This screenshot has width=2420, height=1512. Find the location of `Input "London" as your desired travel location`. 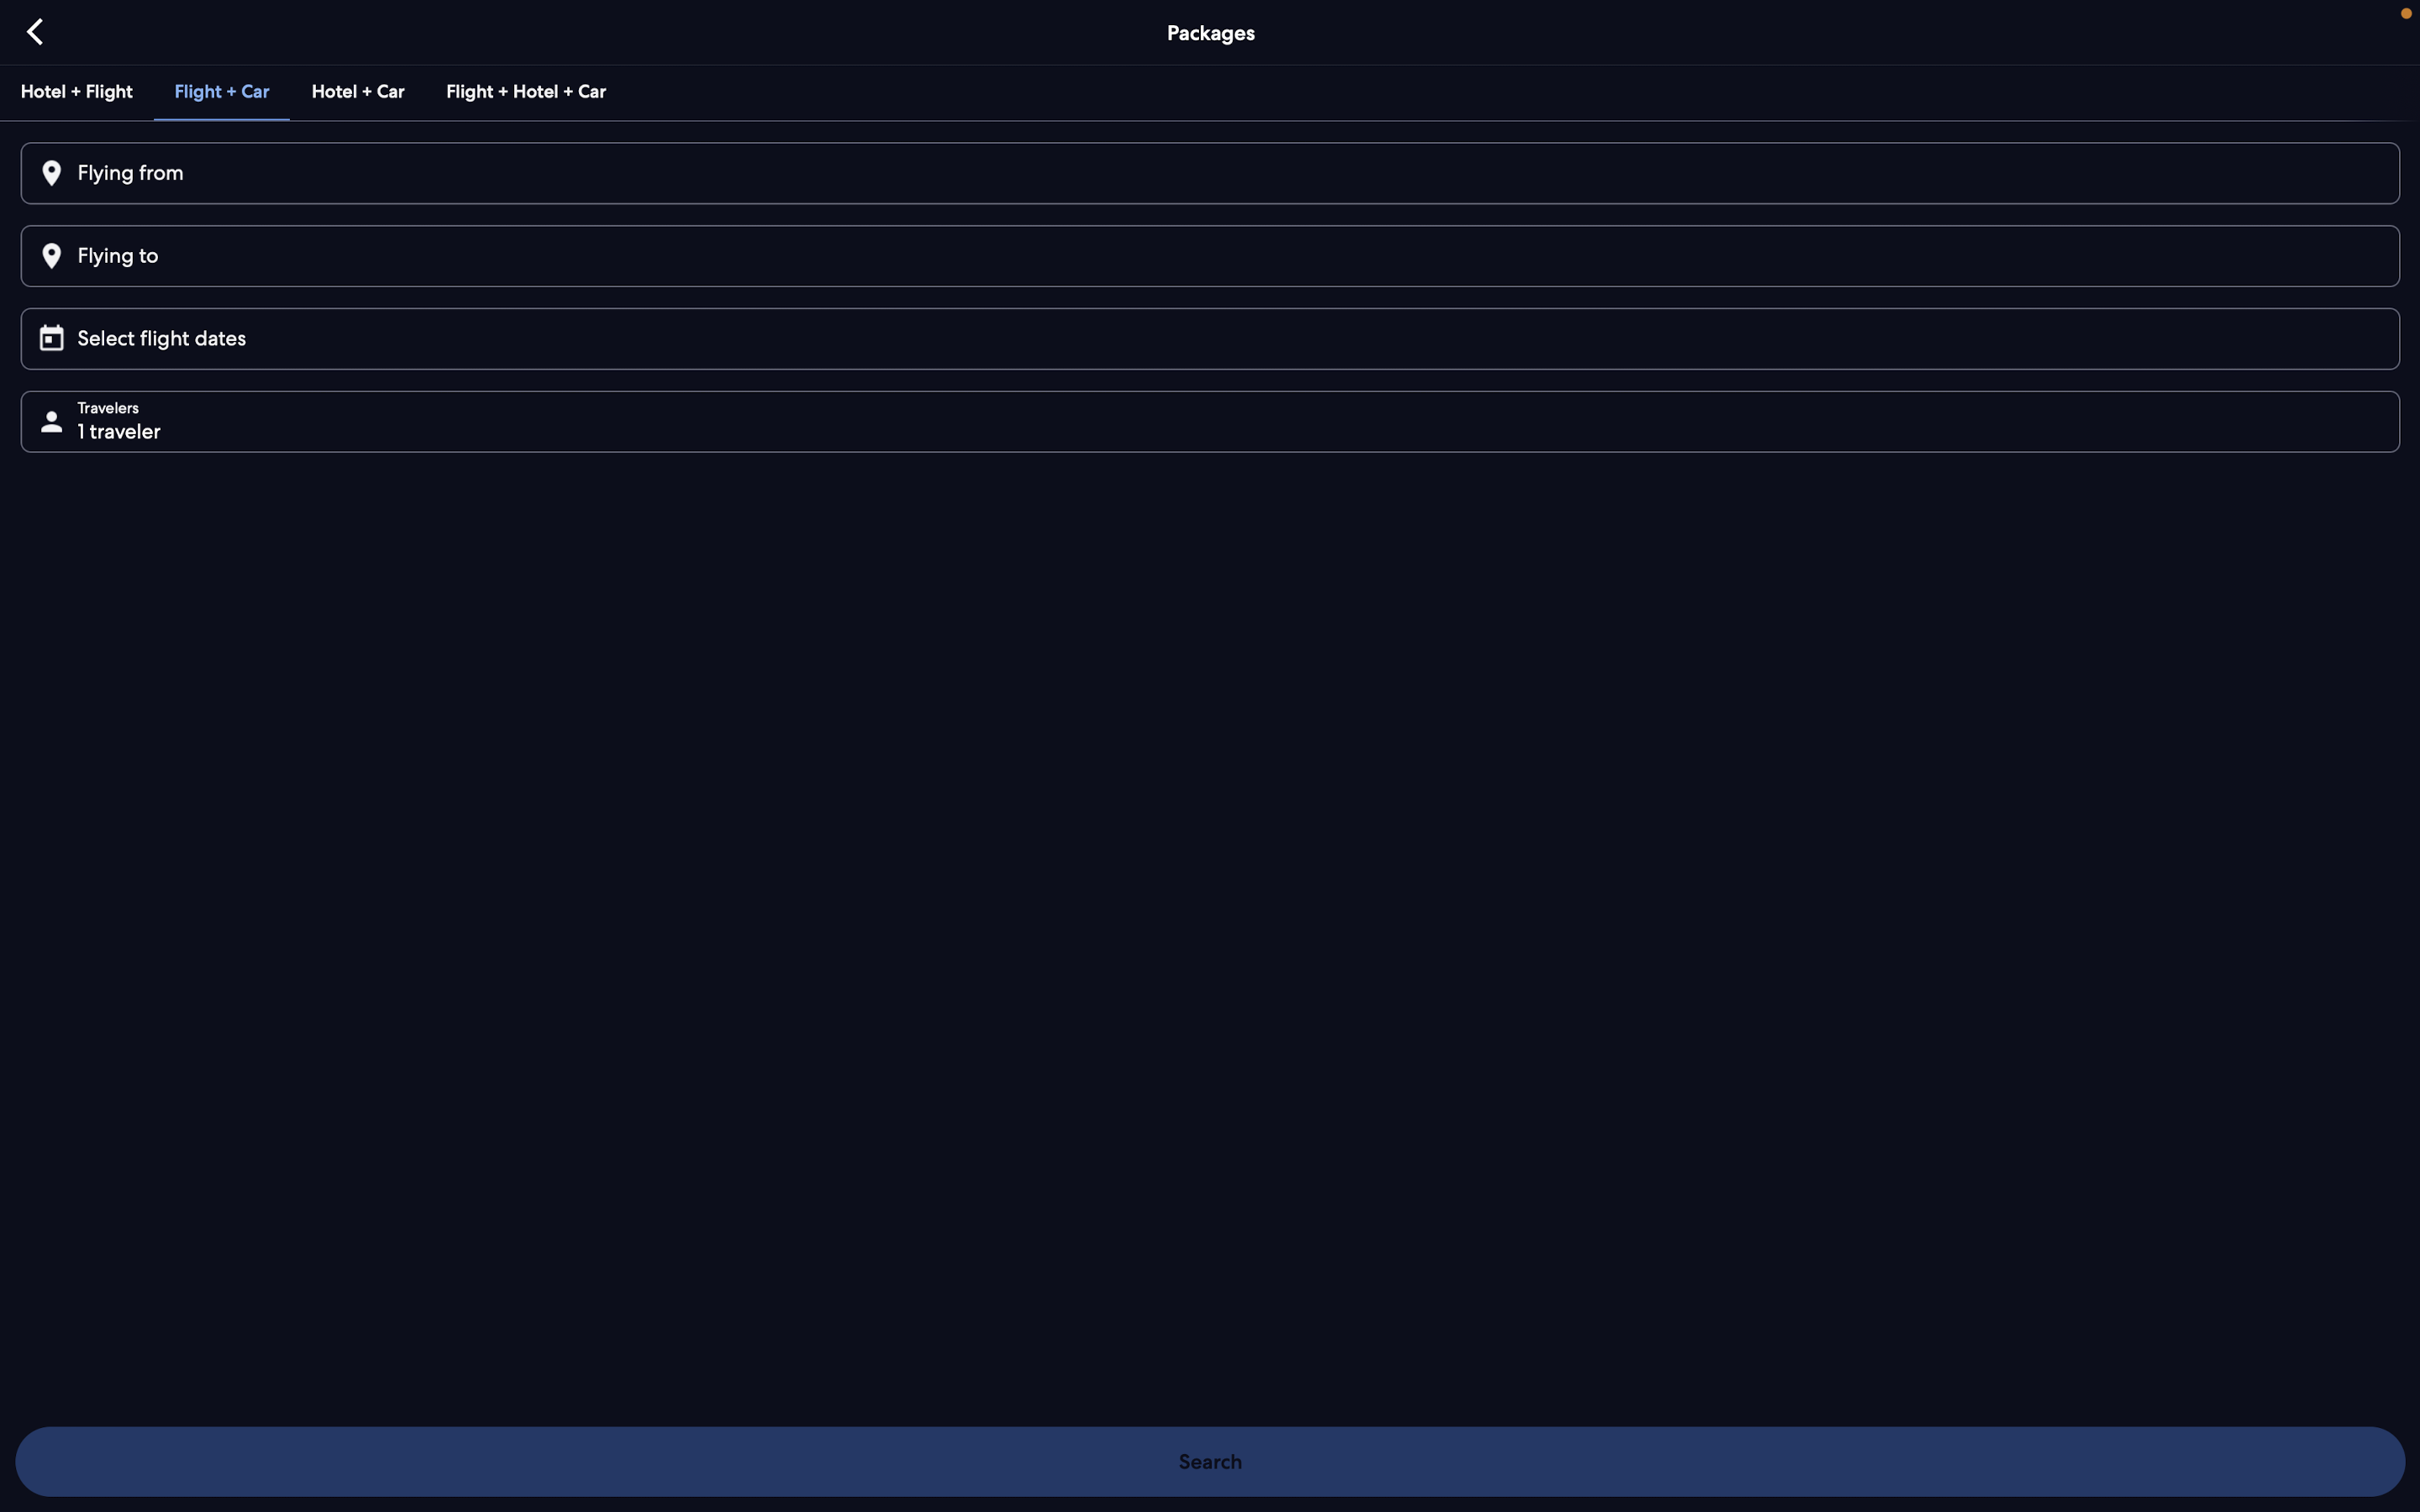

Input "London" as your desired travel location is located at coordinates (1207, 255).